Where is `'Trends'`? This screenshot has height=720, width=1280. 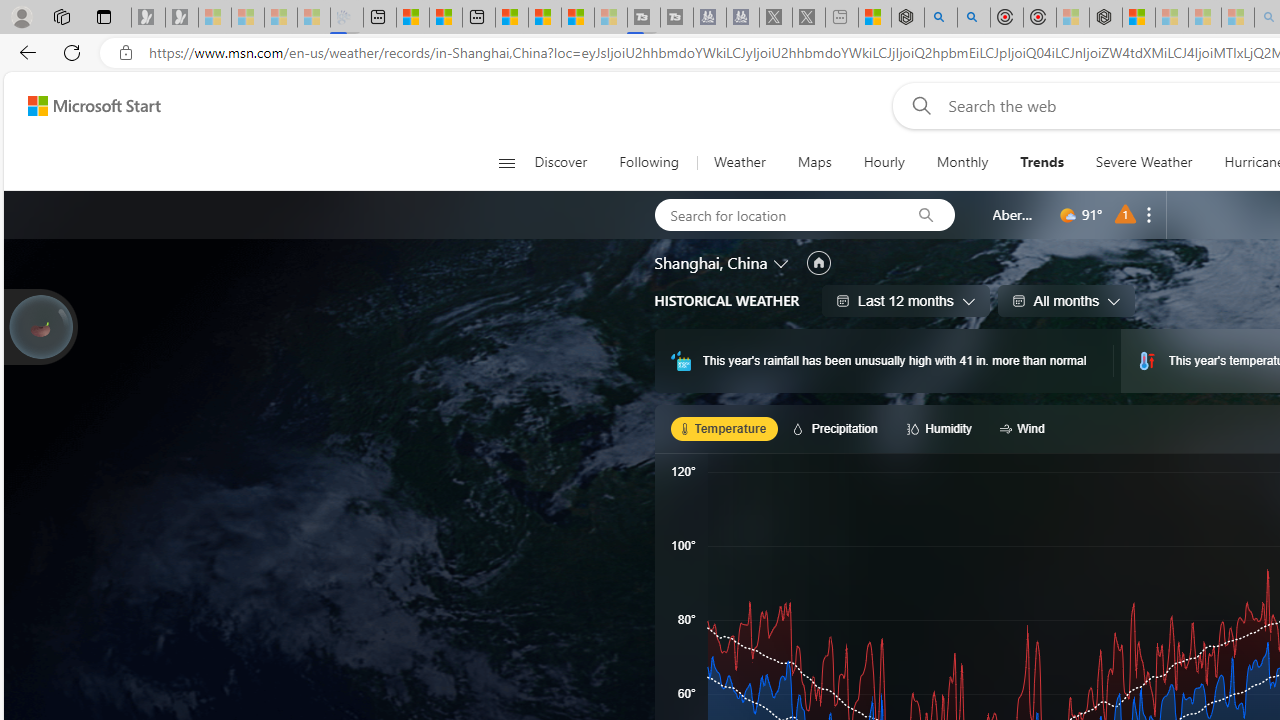
'Trends' is located at coordinates (1040, 162).